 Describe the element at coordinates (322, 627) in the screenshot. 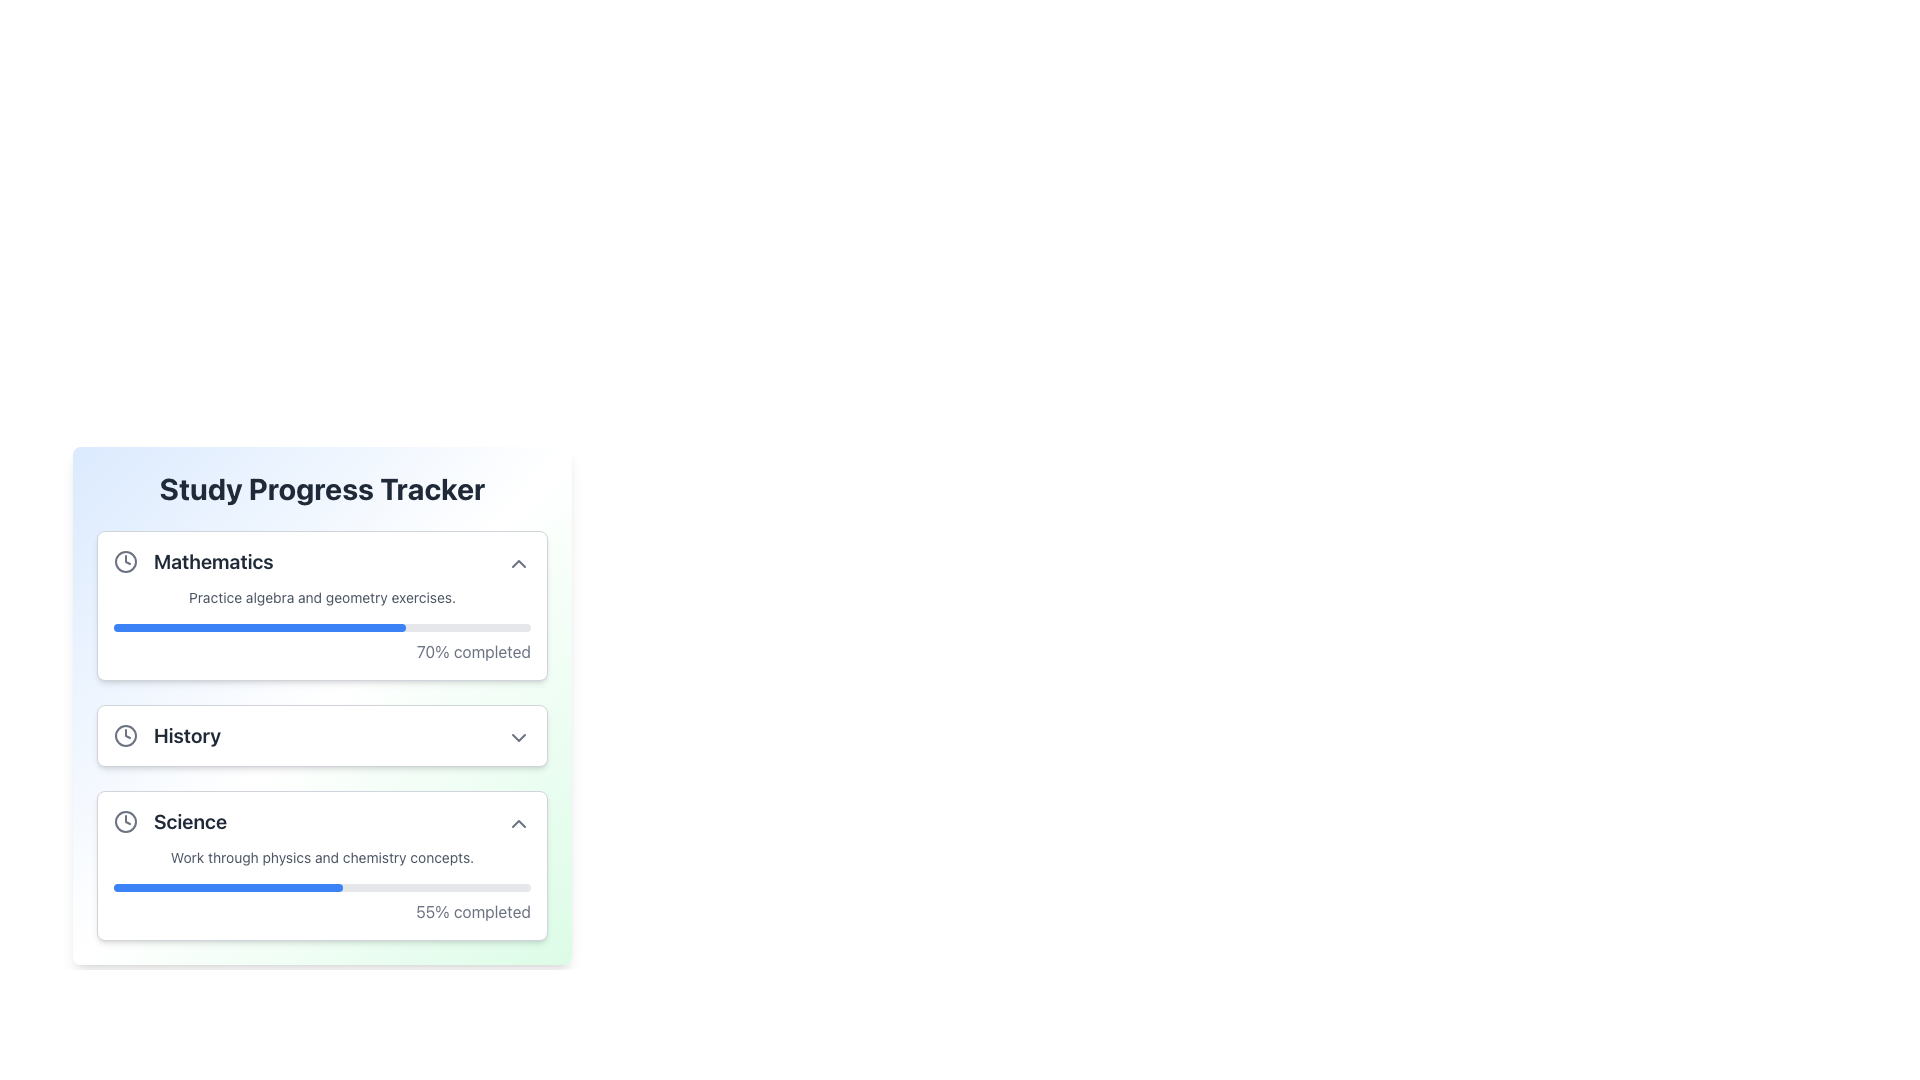

I see `the horizontal progress bar with a gray background and a blue filled section, which is located in the 'Mathematics' section of the 'Study Progress Tracker', positioned below the title 'Practice algebra and geometry exercises.' and above '70% completed'` at that location.